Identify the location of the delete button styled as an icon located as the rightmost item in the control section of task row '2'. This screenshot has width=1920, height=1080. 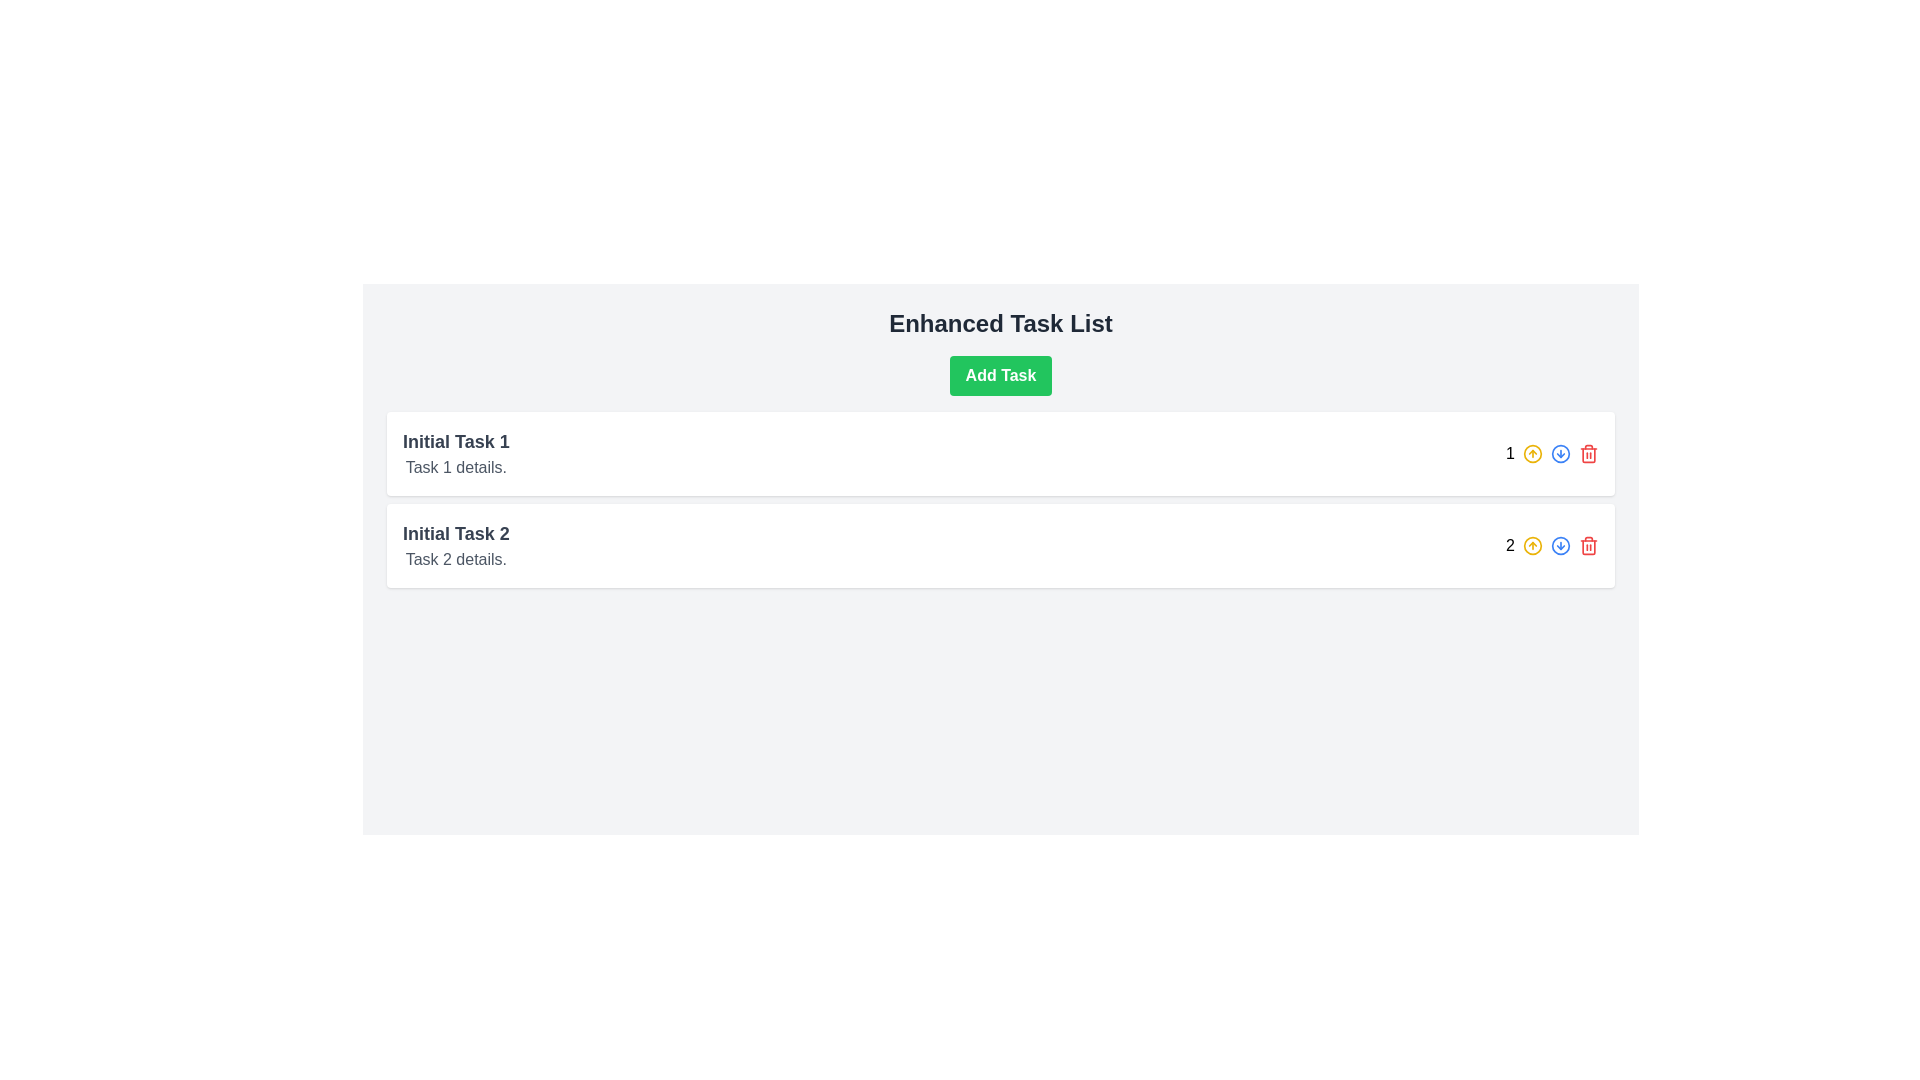
(1587, 546).